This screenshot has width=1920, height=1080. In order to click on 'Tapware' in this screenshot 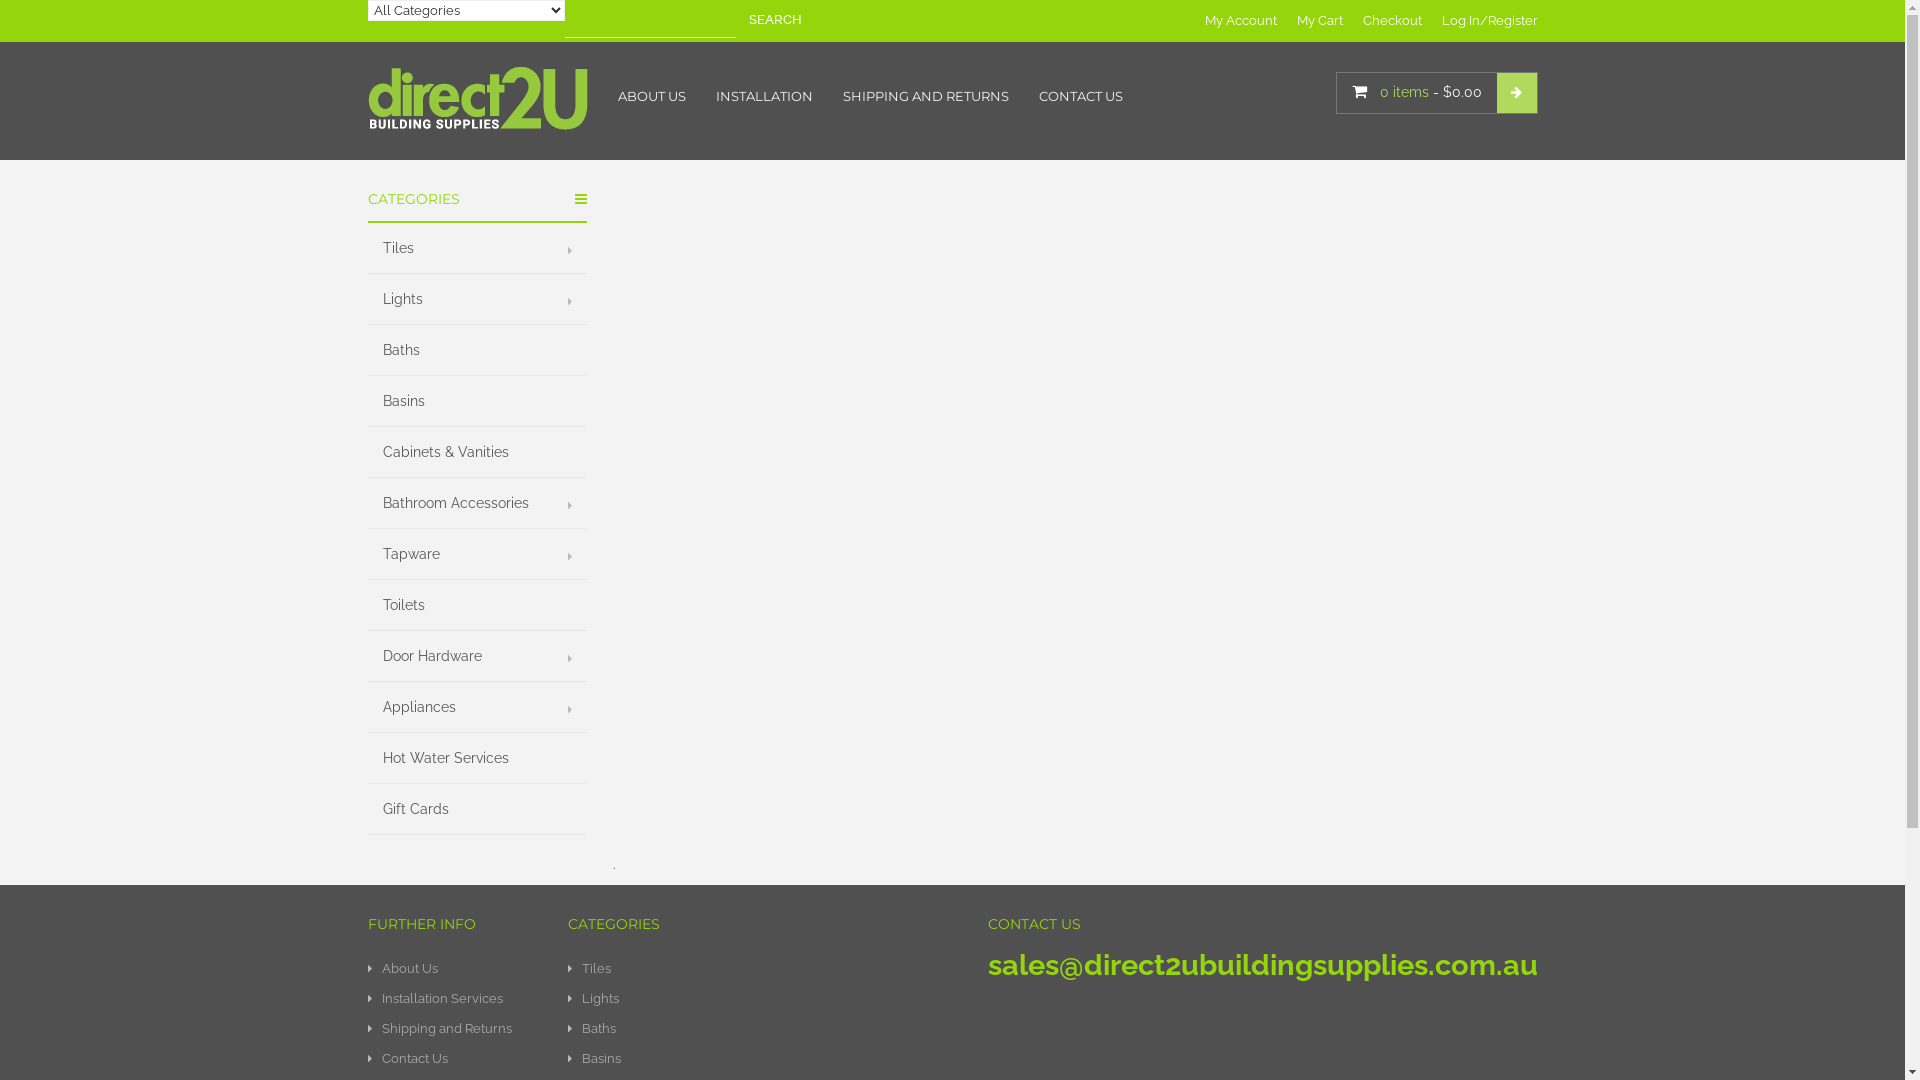, I will do `click(477, 554)`.